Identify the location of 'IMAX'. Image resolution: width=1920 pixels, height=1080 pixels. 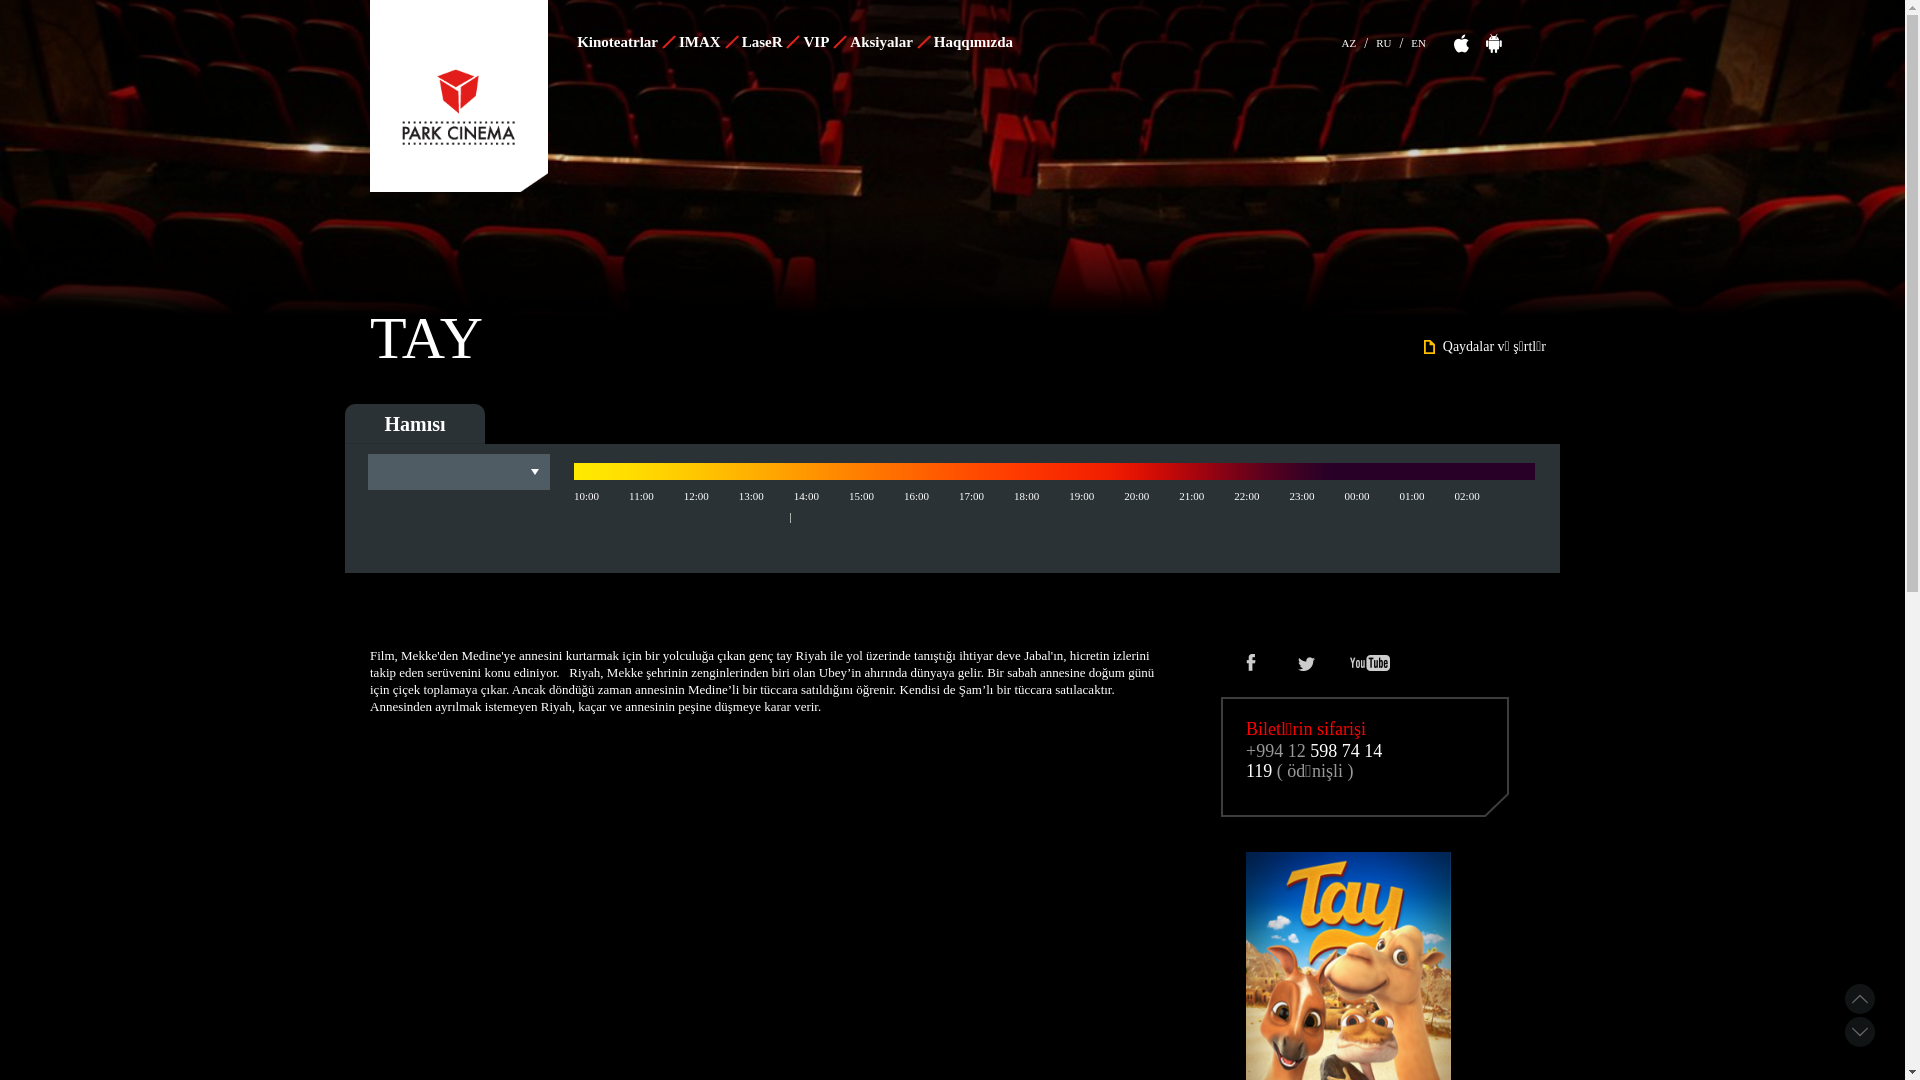
(707, 42).